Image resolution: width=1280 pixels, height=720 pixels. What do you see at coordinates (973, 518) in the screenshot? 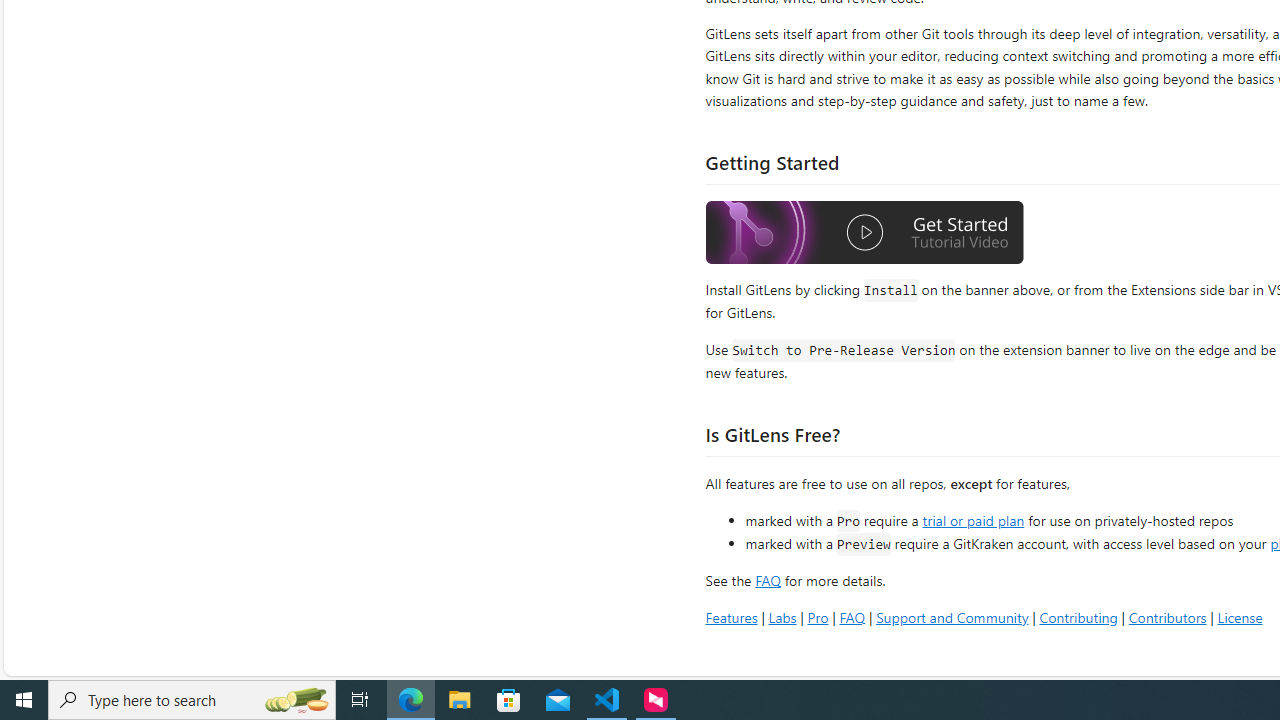
I see `'trial or paid plan'` at bounding box center [973, 518].